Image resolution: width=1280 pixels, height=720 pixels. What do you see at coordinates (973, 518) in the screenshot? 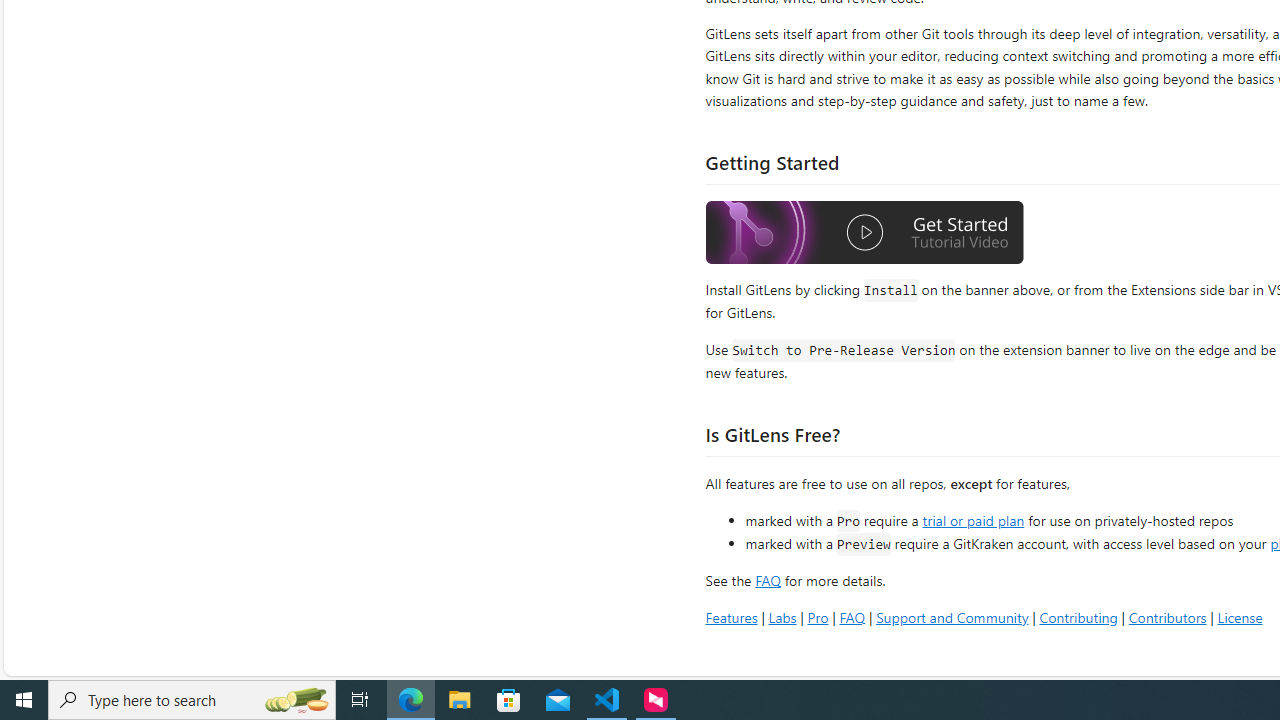
I see `'trial or paid plan'` at bounding box center [973, 518].